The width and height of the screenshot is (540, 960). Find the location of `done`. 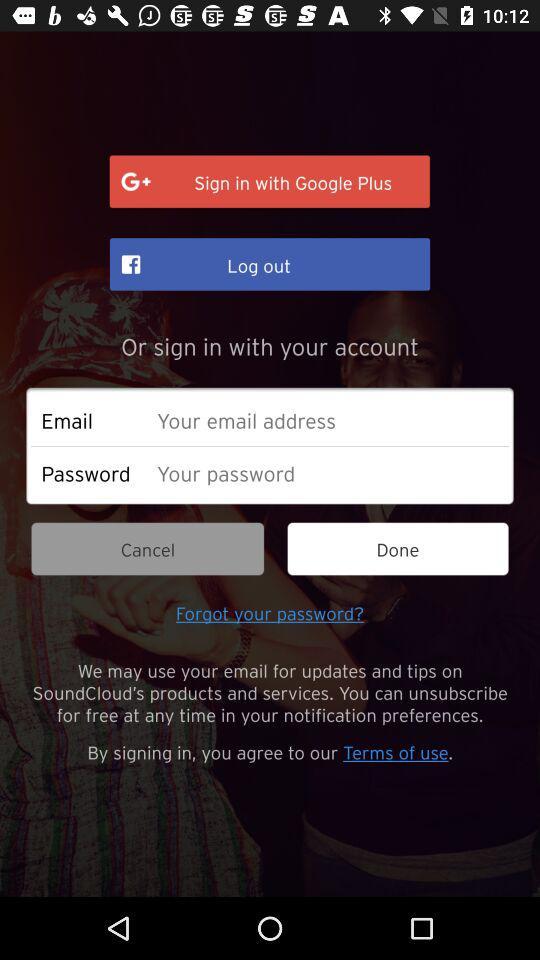

done is located at coordinates (398, 549).